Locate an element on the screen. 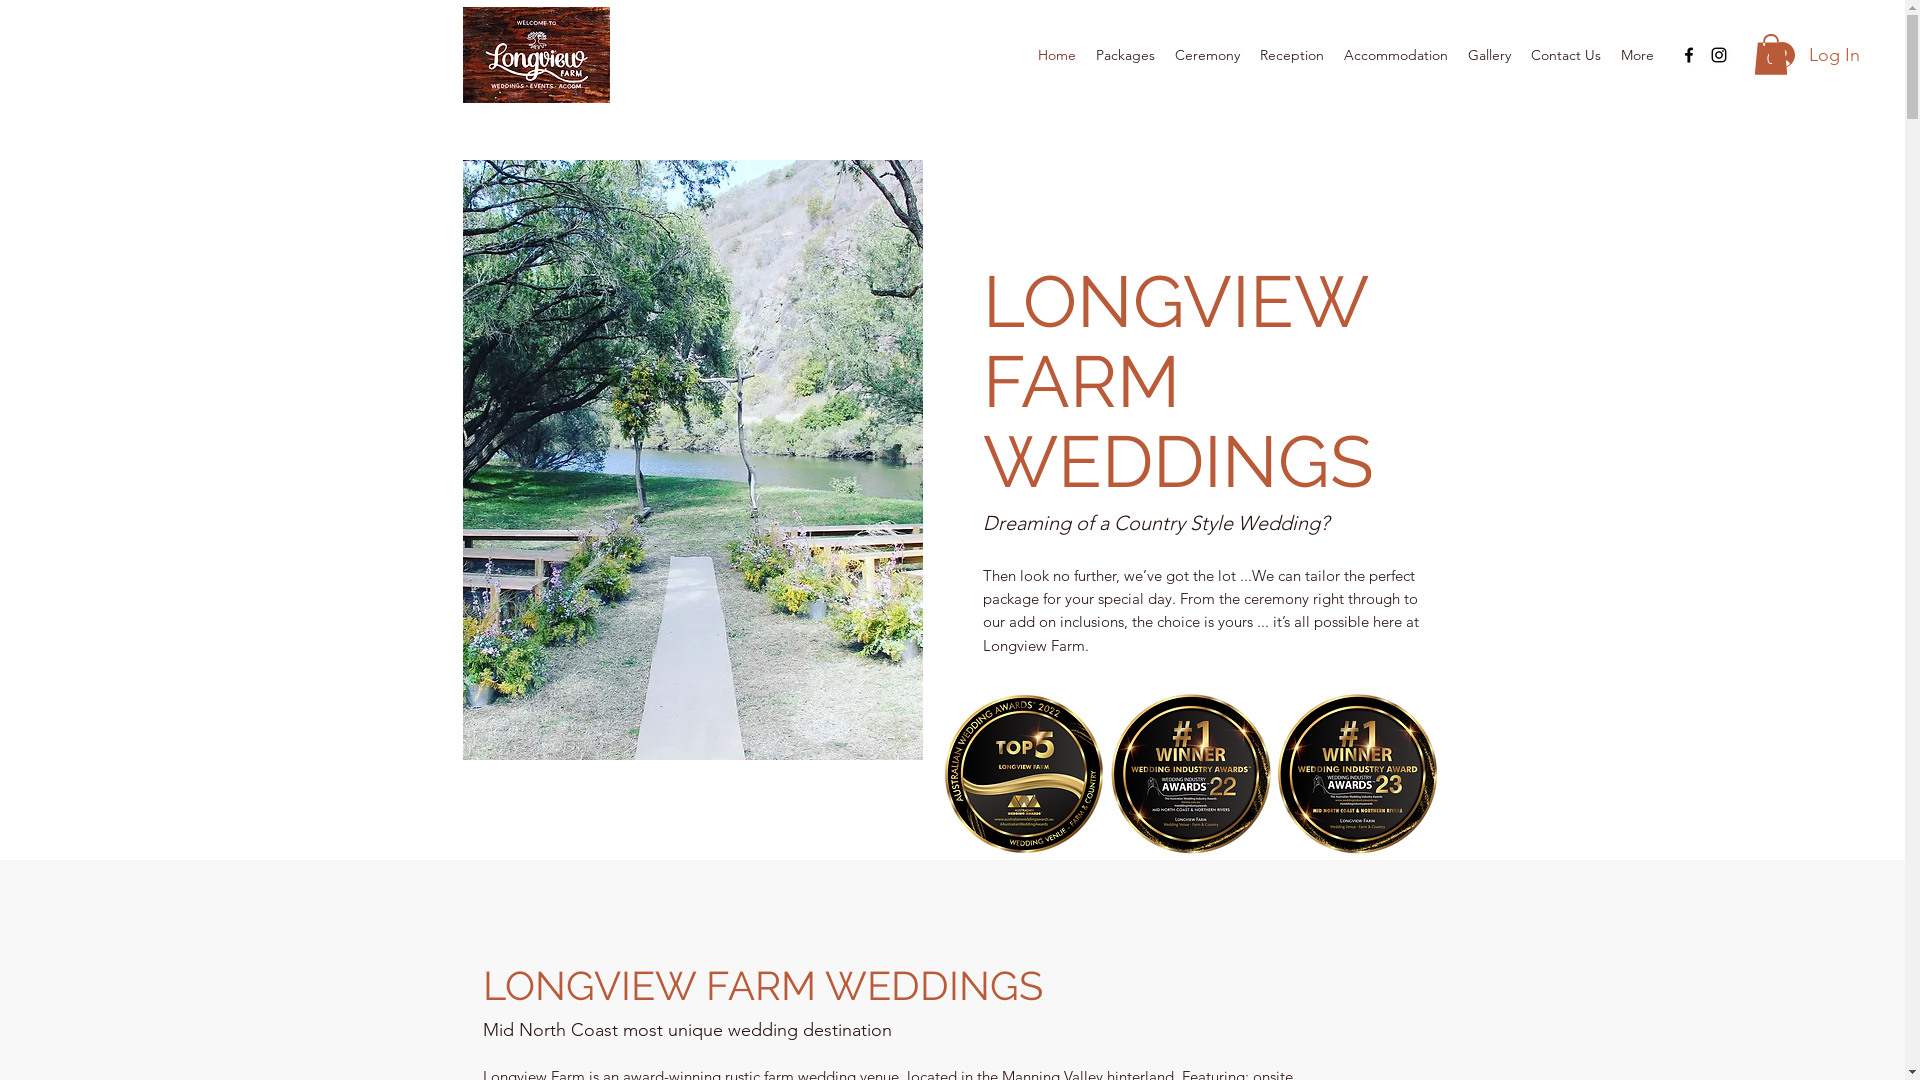 This screenshot has height=1080, width=1920. 'Reception' is located at coordinates (1291, 53).